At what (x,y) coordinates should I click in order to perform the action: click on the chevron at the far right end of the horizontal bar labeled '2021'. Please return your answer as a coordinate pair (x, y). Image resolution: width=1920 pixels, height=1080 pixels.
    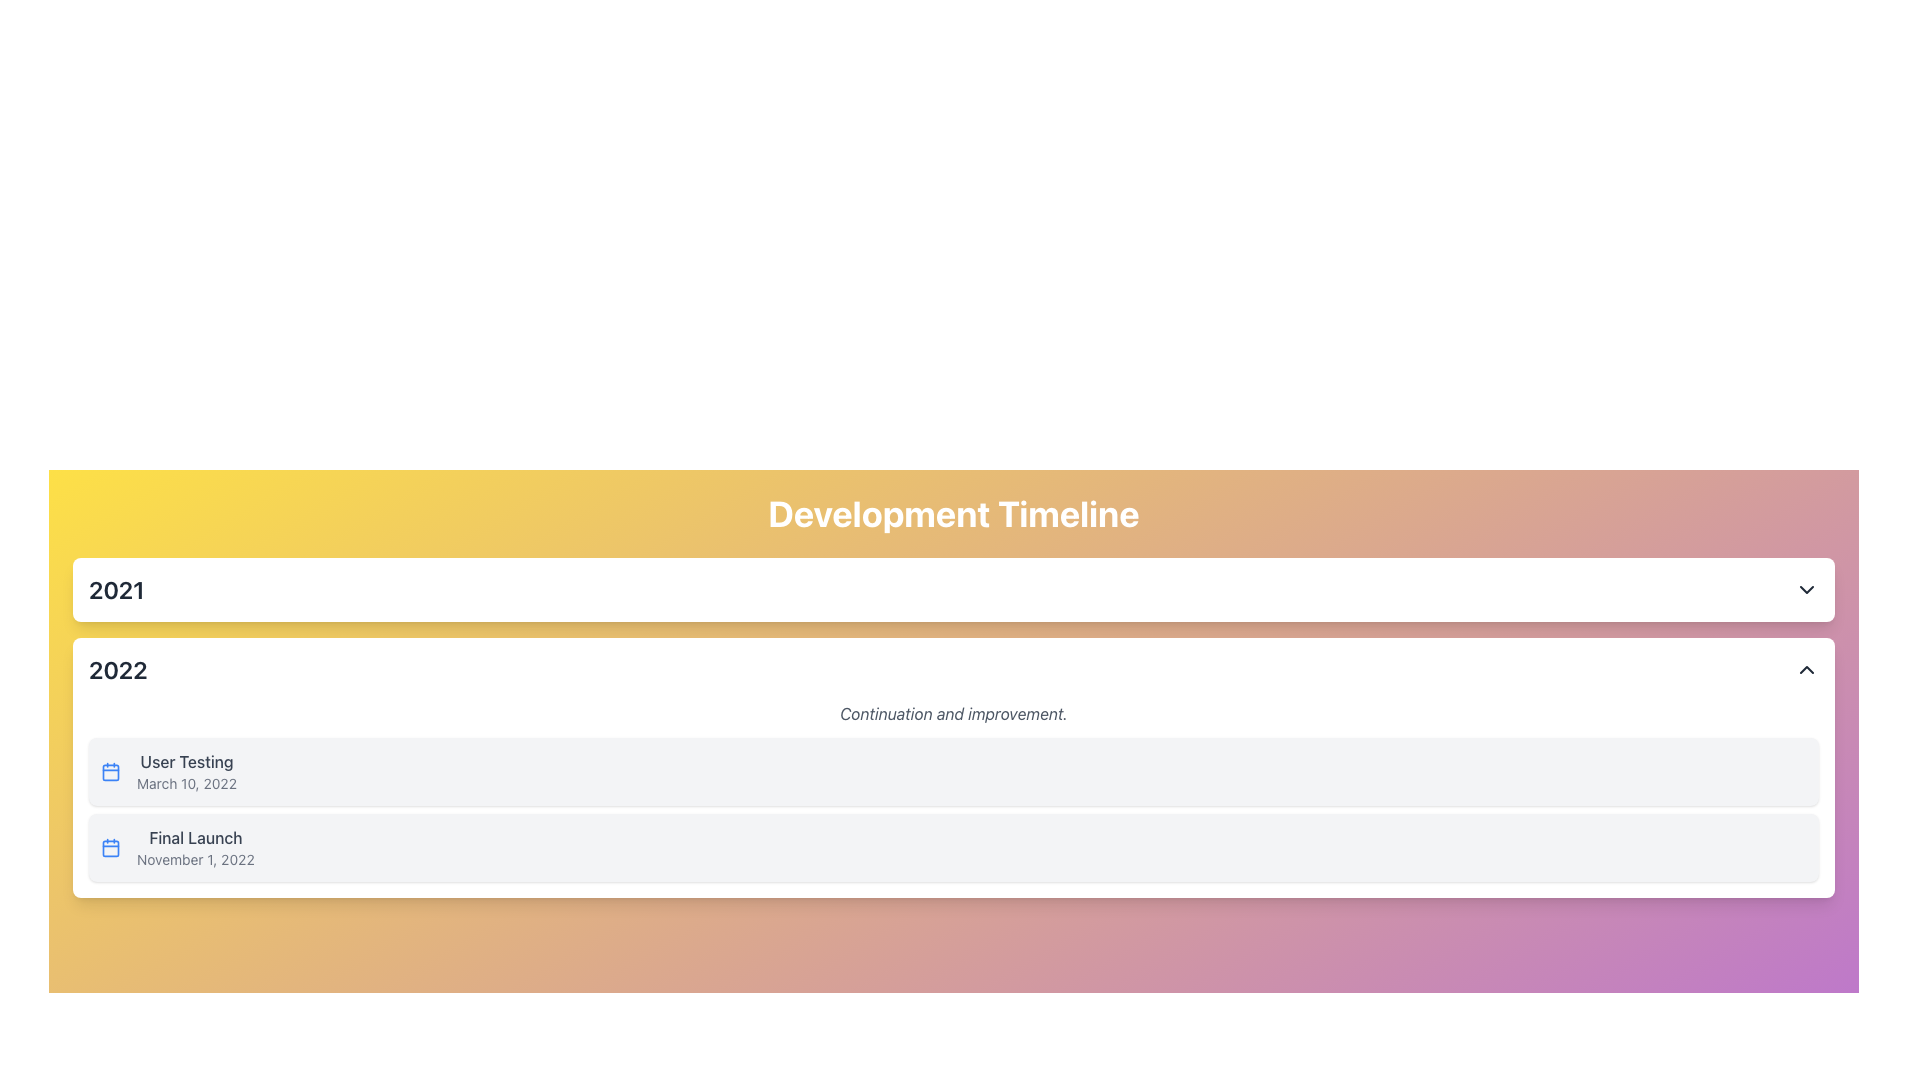
    Looking at the image, I should click on (1806, 589).